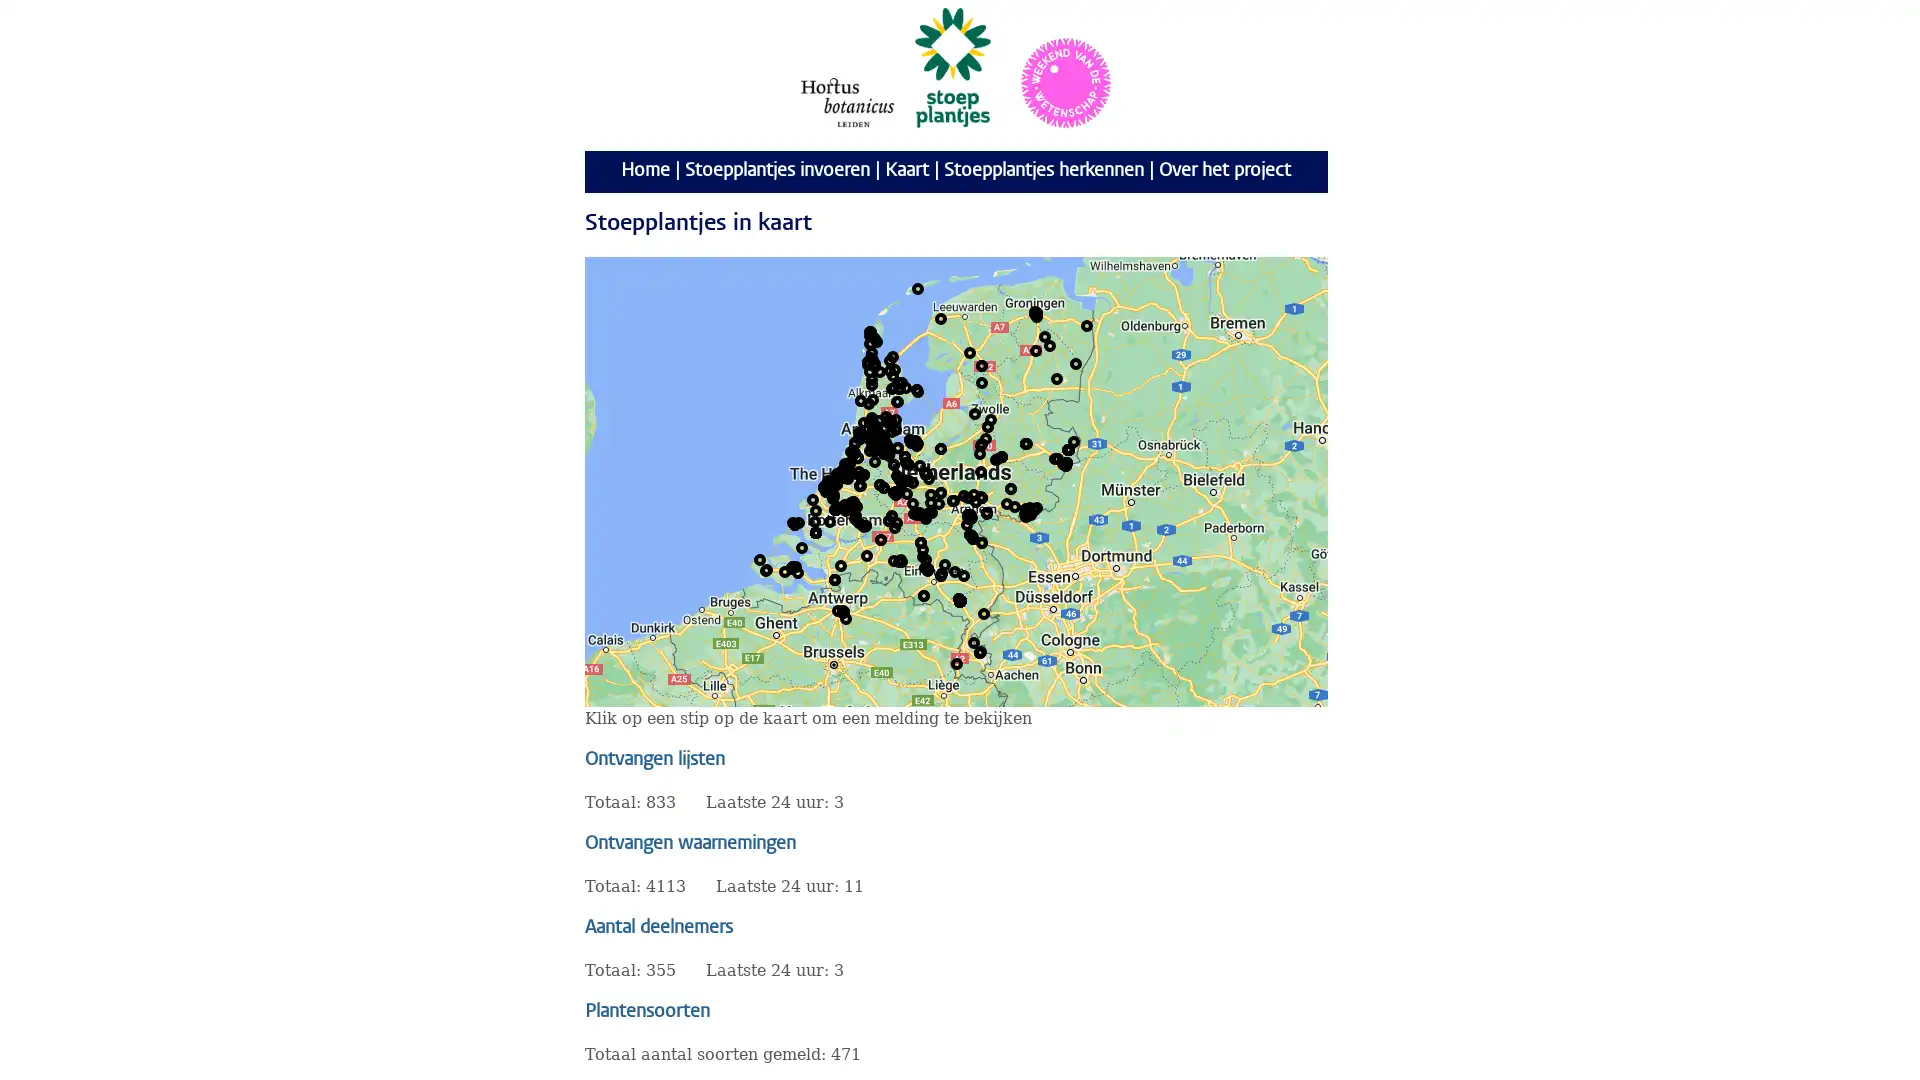 The width and height of the screenshot is (1920, 1080). What do you see at coordinates (849, 473) in the screenshot?
I see `Telling van Ton op 25 juni 2022` at bounding box center [849, 473].